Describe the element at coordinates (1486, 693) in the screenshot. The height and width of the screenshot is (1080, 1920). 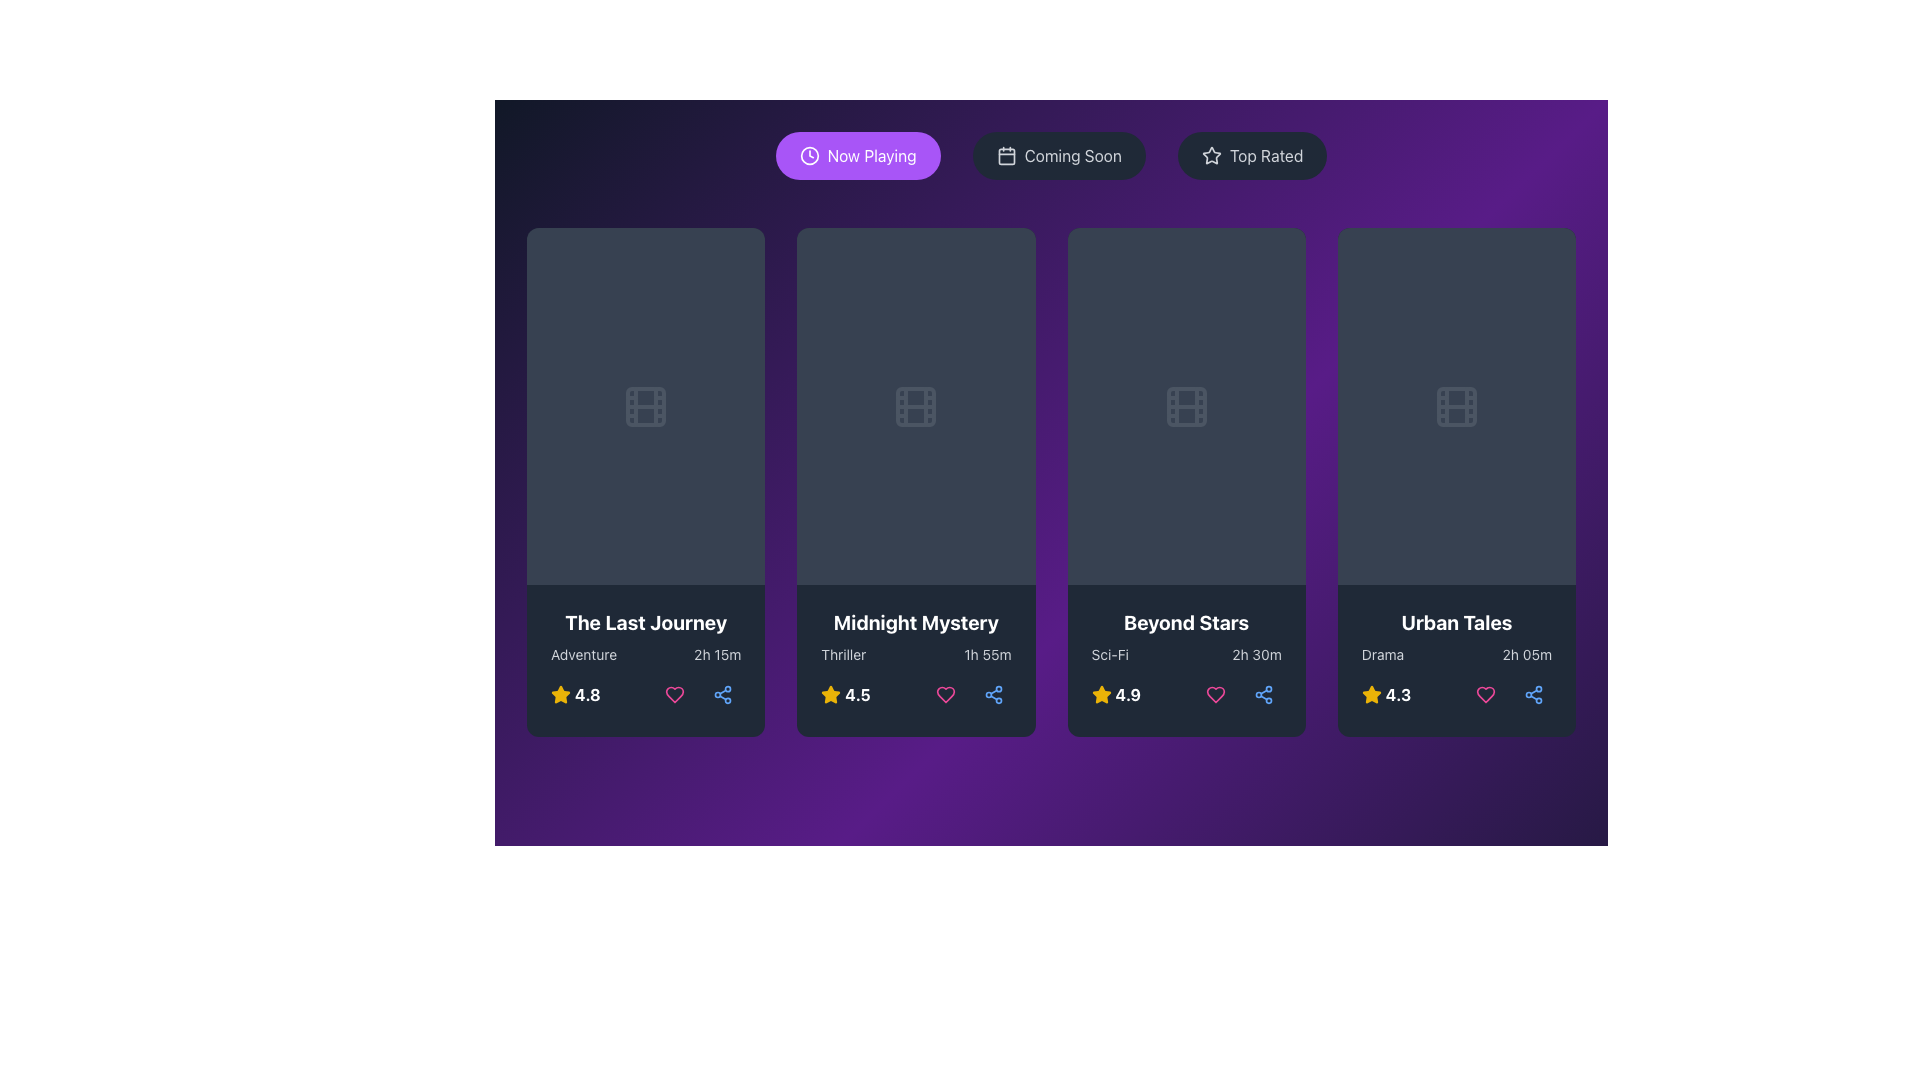
I see `the favorite button located in the bottom section of the fourth card in the grid layout` at that location.